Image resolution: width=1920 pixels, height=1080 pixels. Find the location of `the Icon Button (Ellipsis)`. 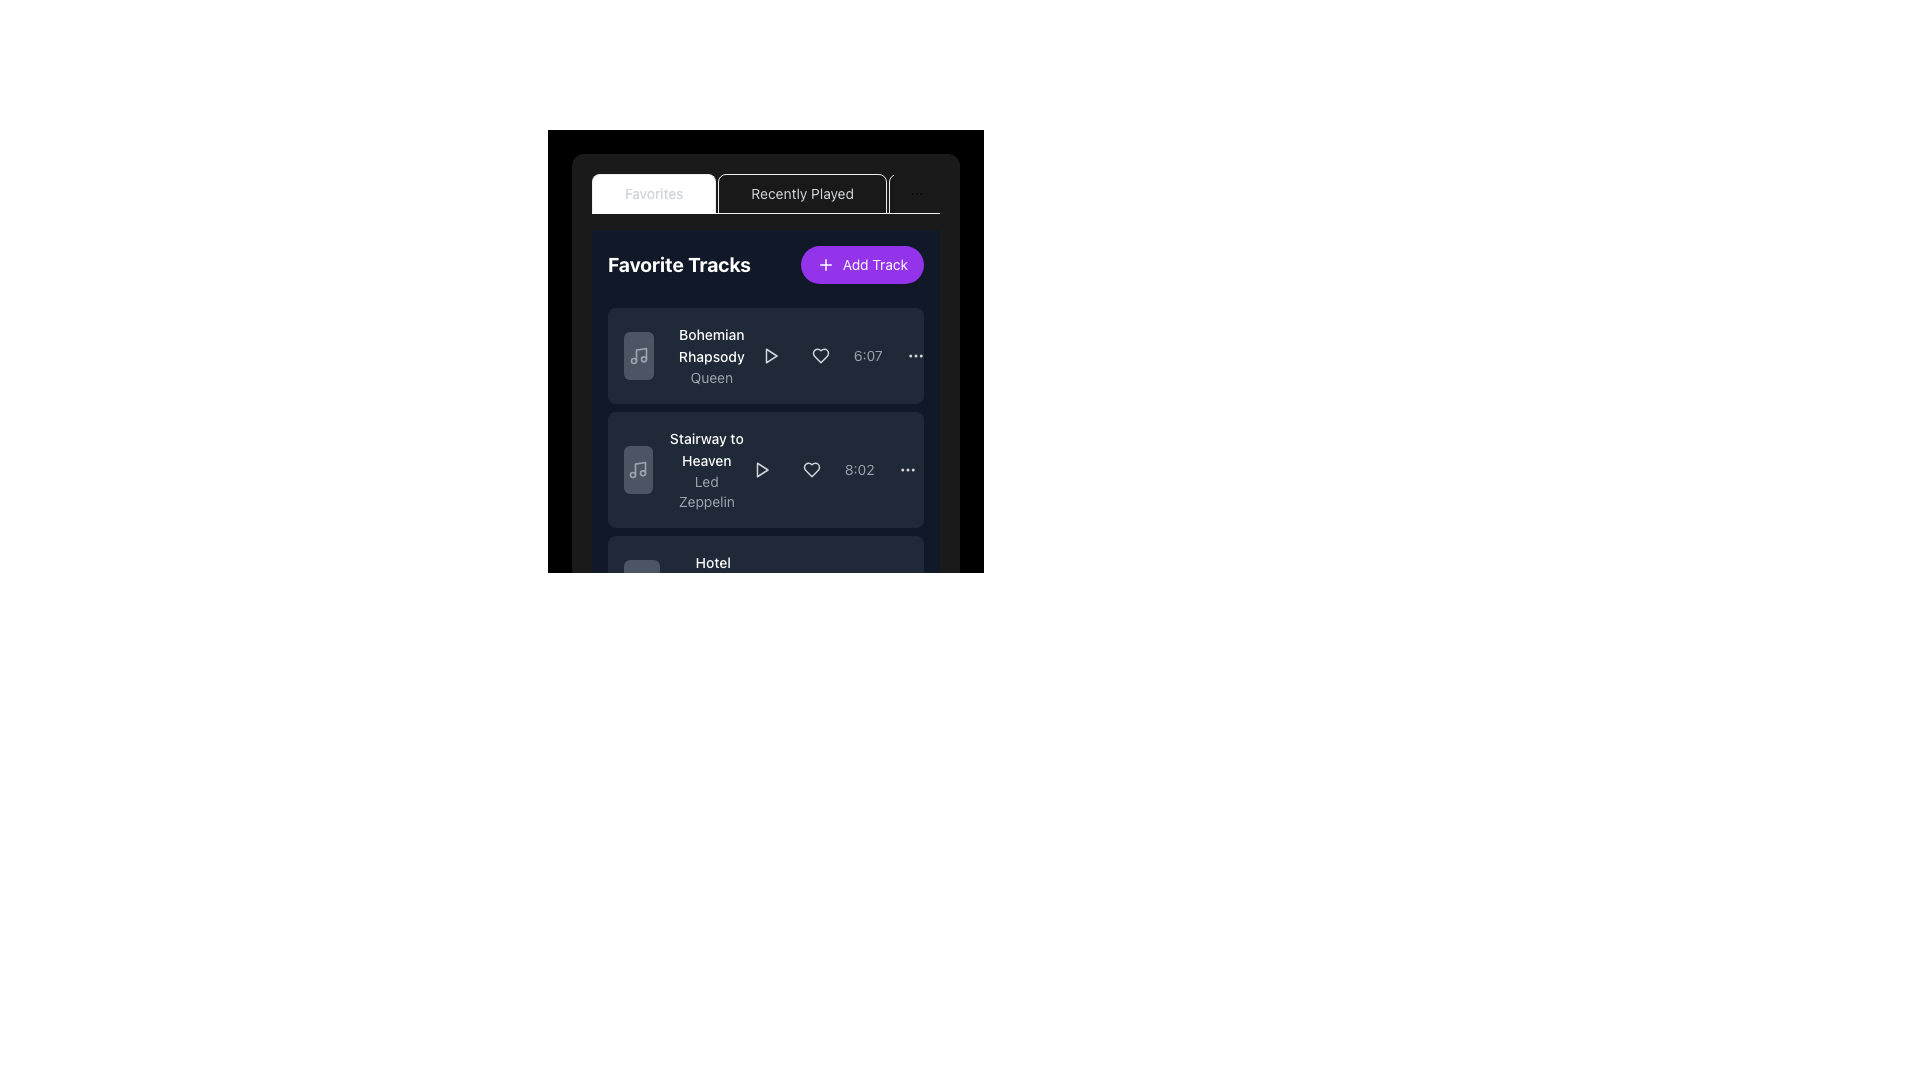

the Icon Button (Ellipsis) is located at coordinates (914, 354).